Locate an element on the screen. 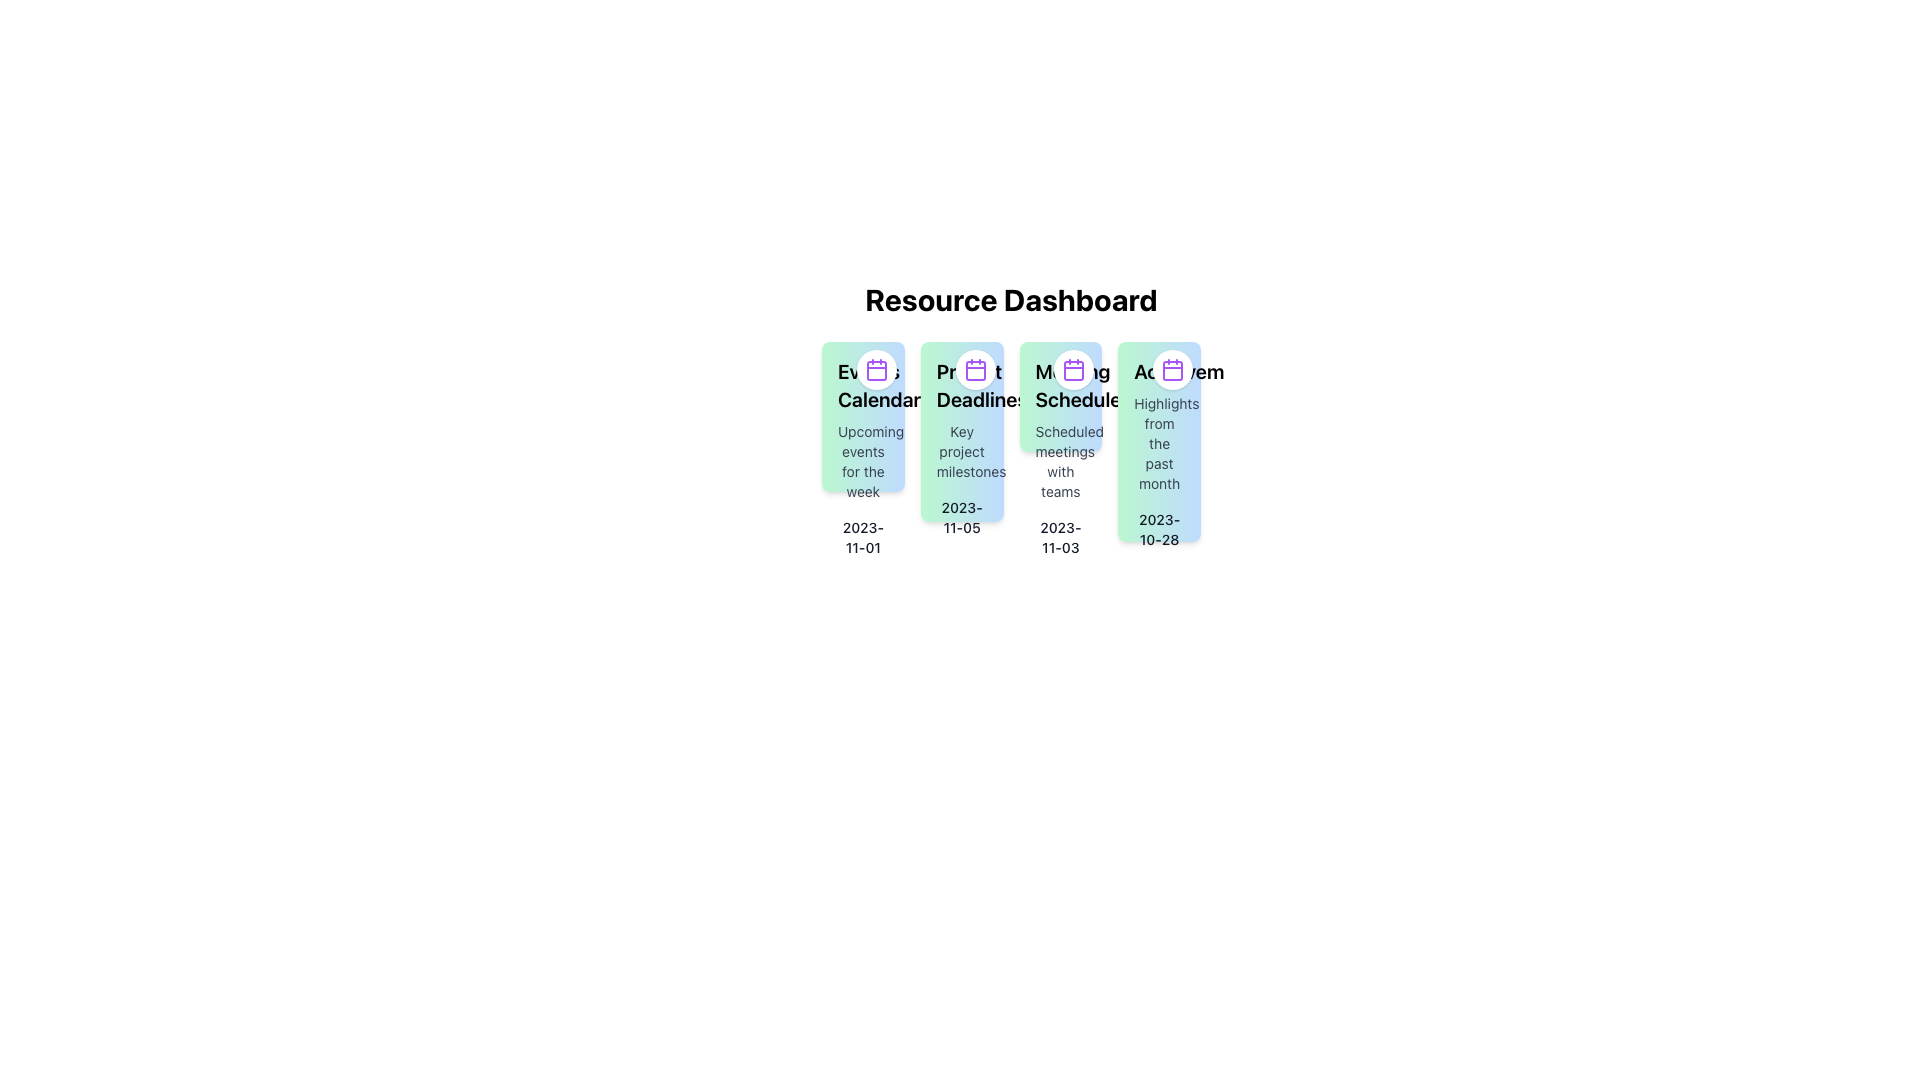  the text element displaying 'Scheduled meetings with teams', which is styled in small-sized, gray font and positioned within the third card of a series of four cards is located at coordinates (1059, 462).